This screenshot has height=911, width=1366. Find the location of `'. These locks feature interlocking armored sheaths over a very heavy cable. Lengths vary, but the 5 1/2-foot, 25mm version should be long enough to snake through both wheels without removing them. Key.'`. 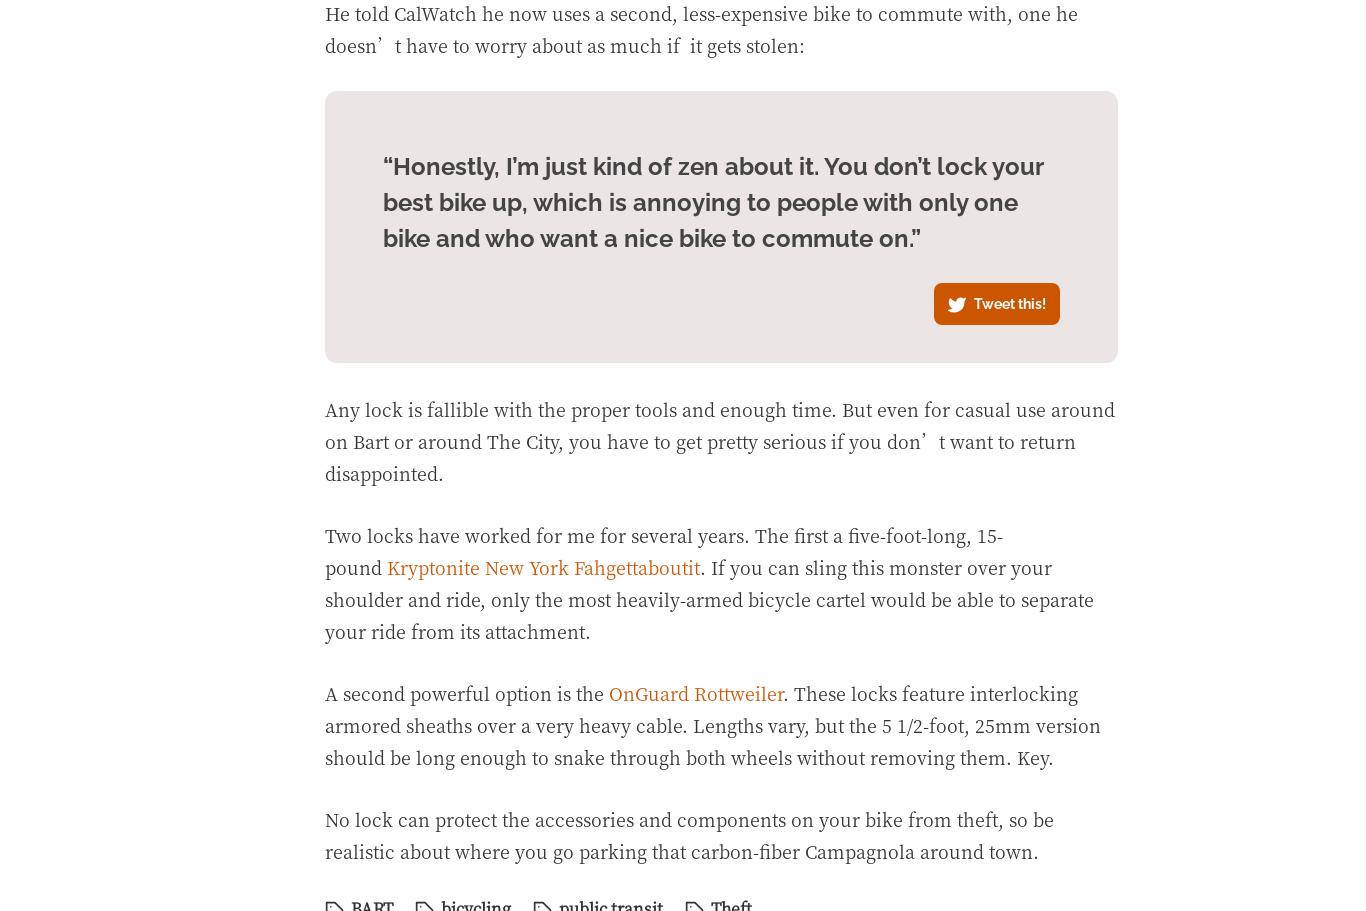

'. These locks feature interlocking armored sheaths over a very heavy cable. Lengths vary, but the 5 1/2-foot, 25mm version should be long enough to snake through both wheels without removing them. Key.' is located at coordinates (713, 724).